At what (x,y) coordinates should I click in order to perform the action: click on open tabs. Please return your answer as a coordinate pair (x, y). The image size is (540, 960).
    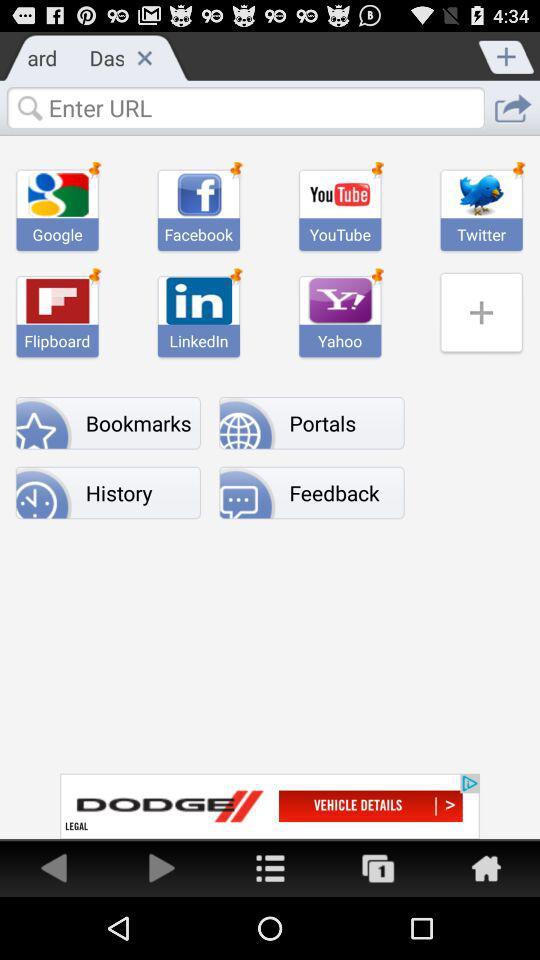
    Looking at the image, I should click on (378, 866).